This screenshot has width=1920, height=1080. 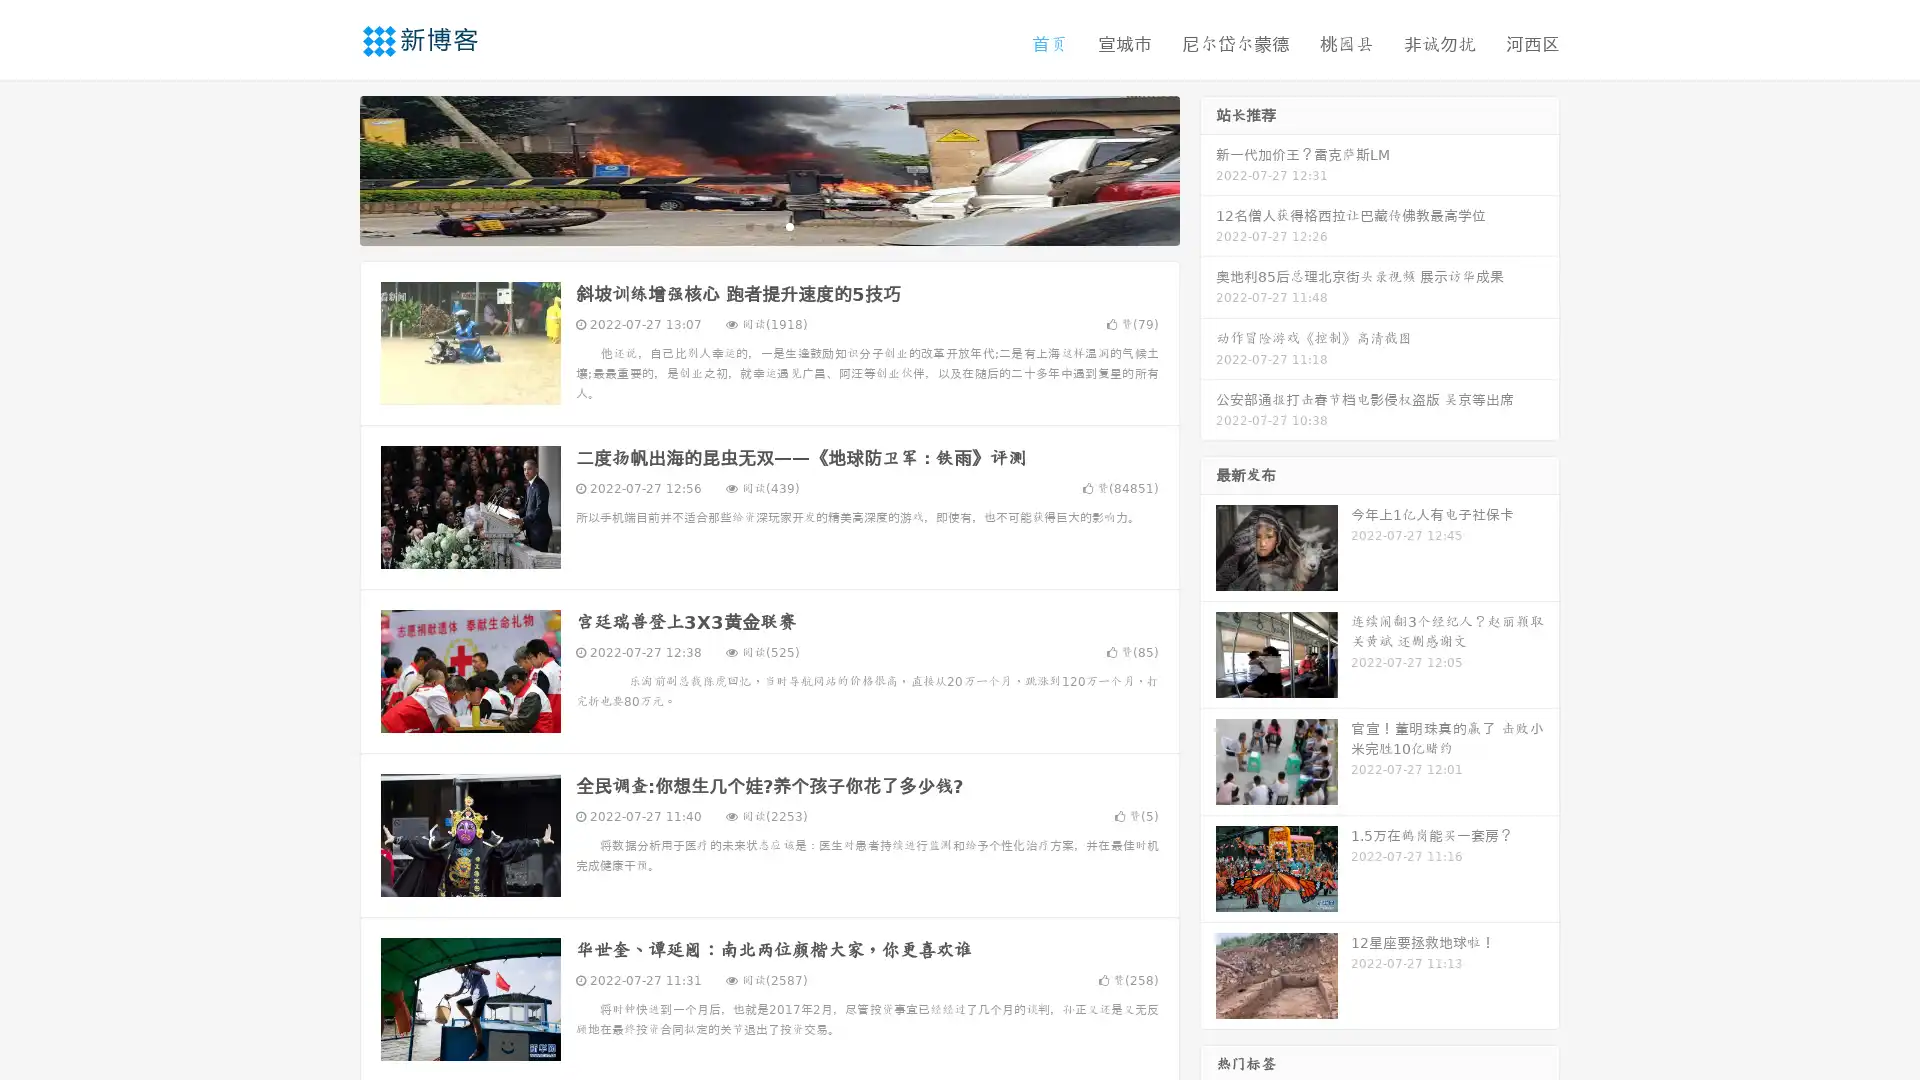 I want to click on Go to slide 2, so click(x=768, y=225).